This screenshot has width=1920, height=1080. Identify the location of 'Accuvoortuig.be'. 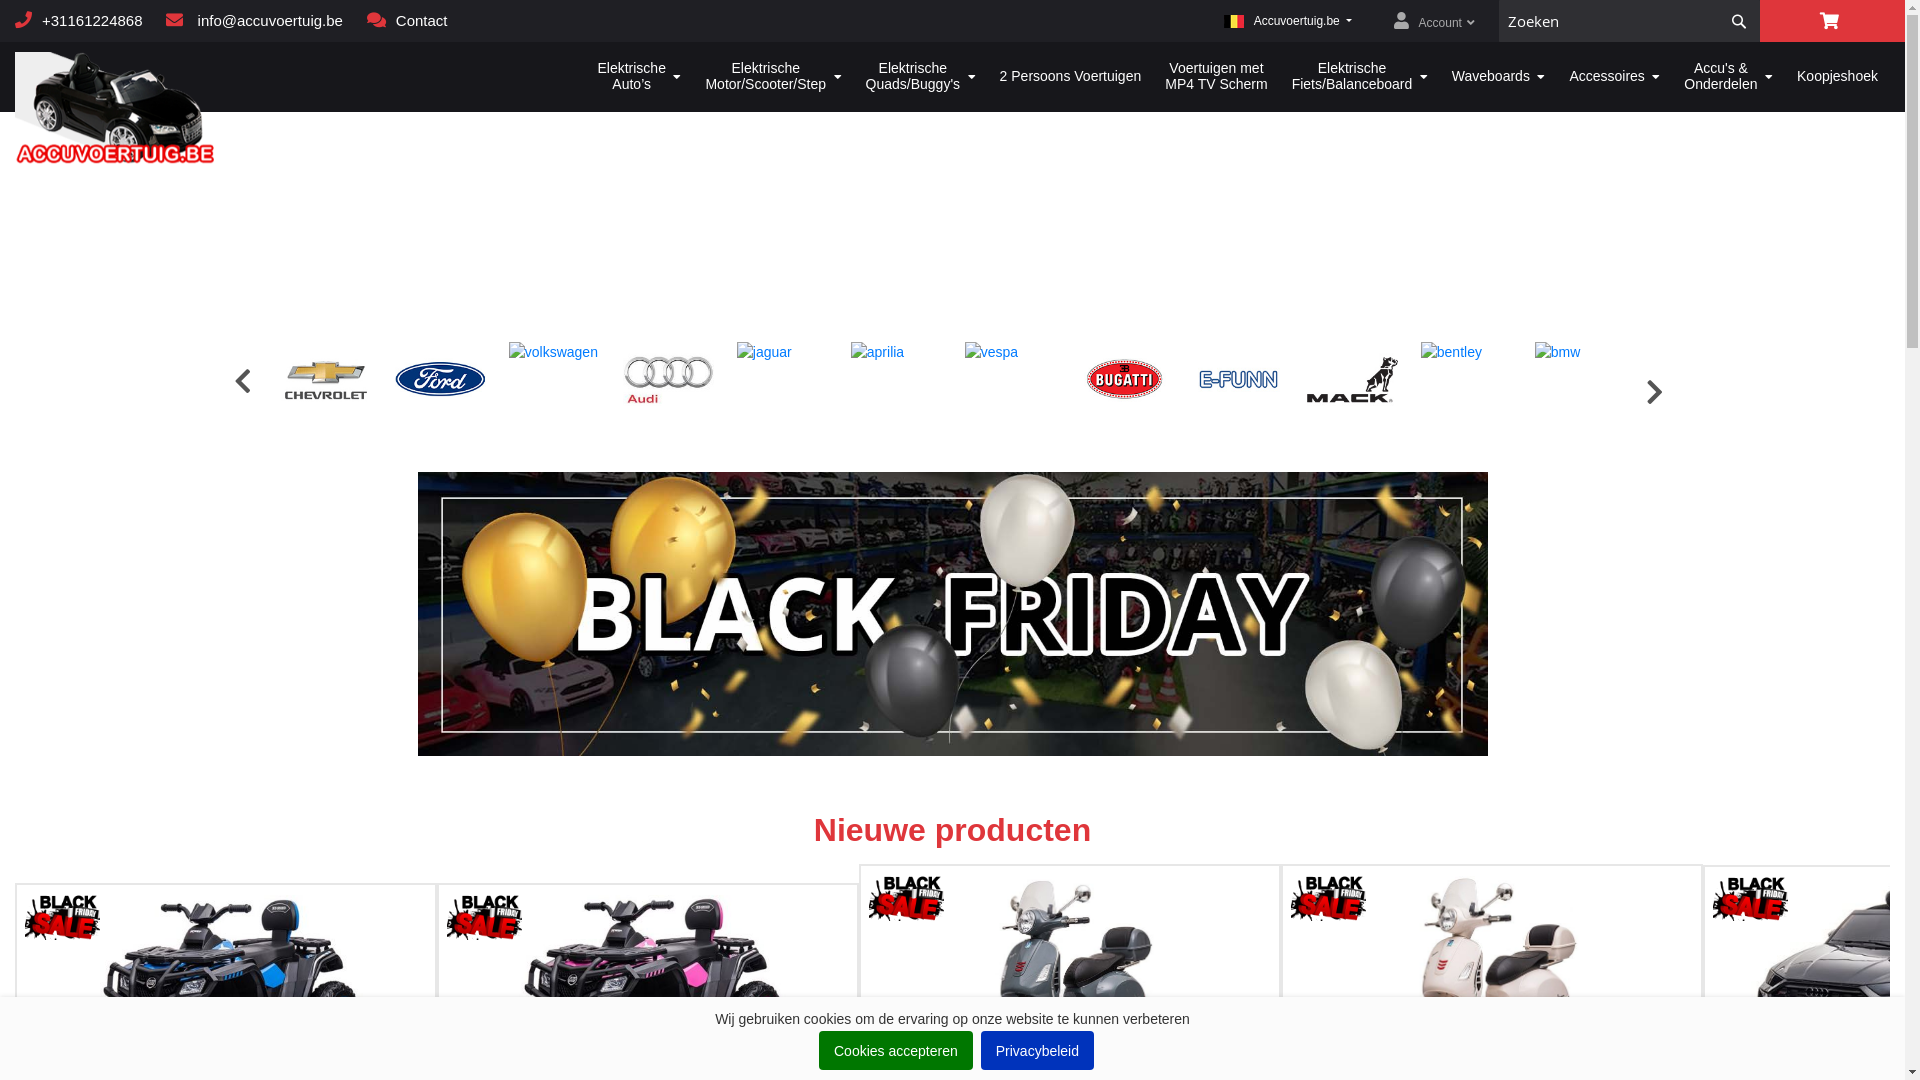
(14, 109).